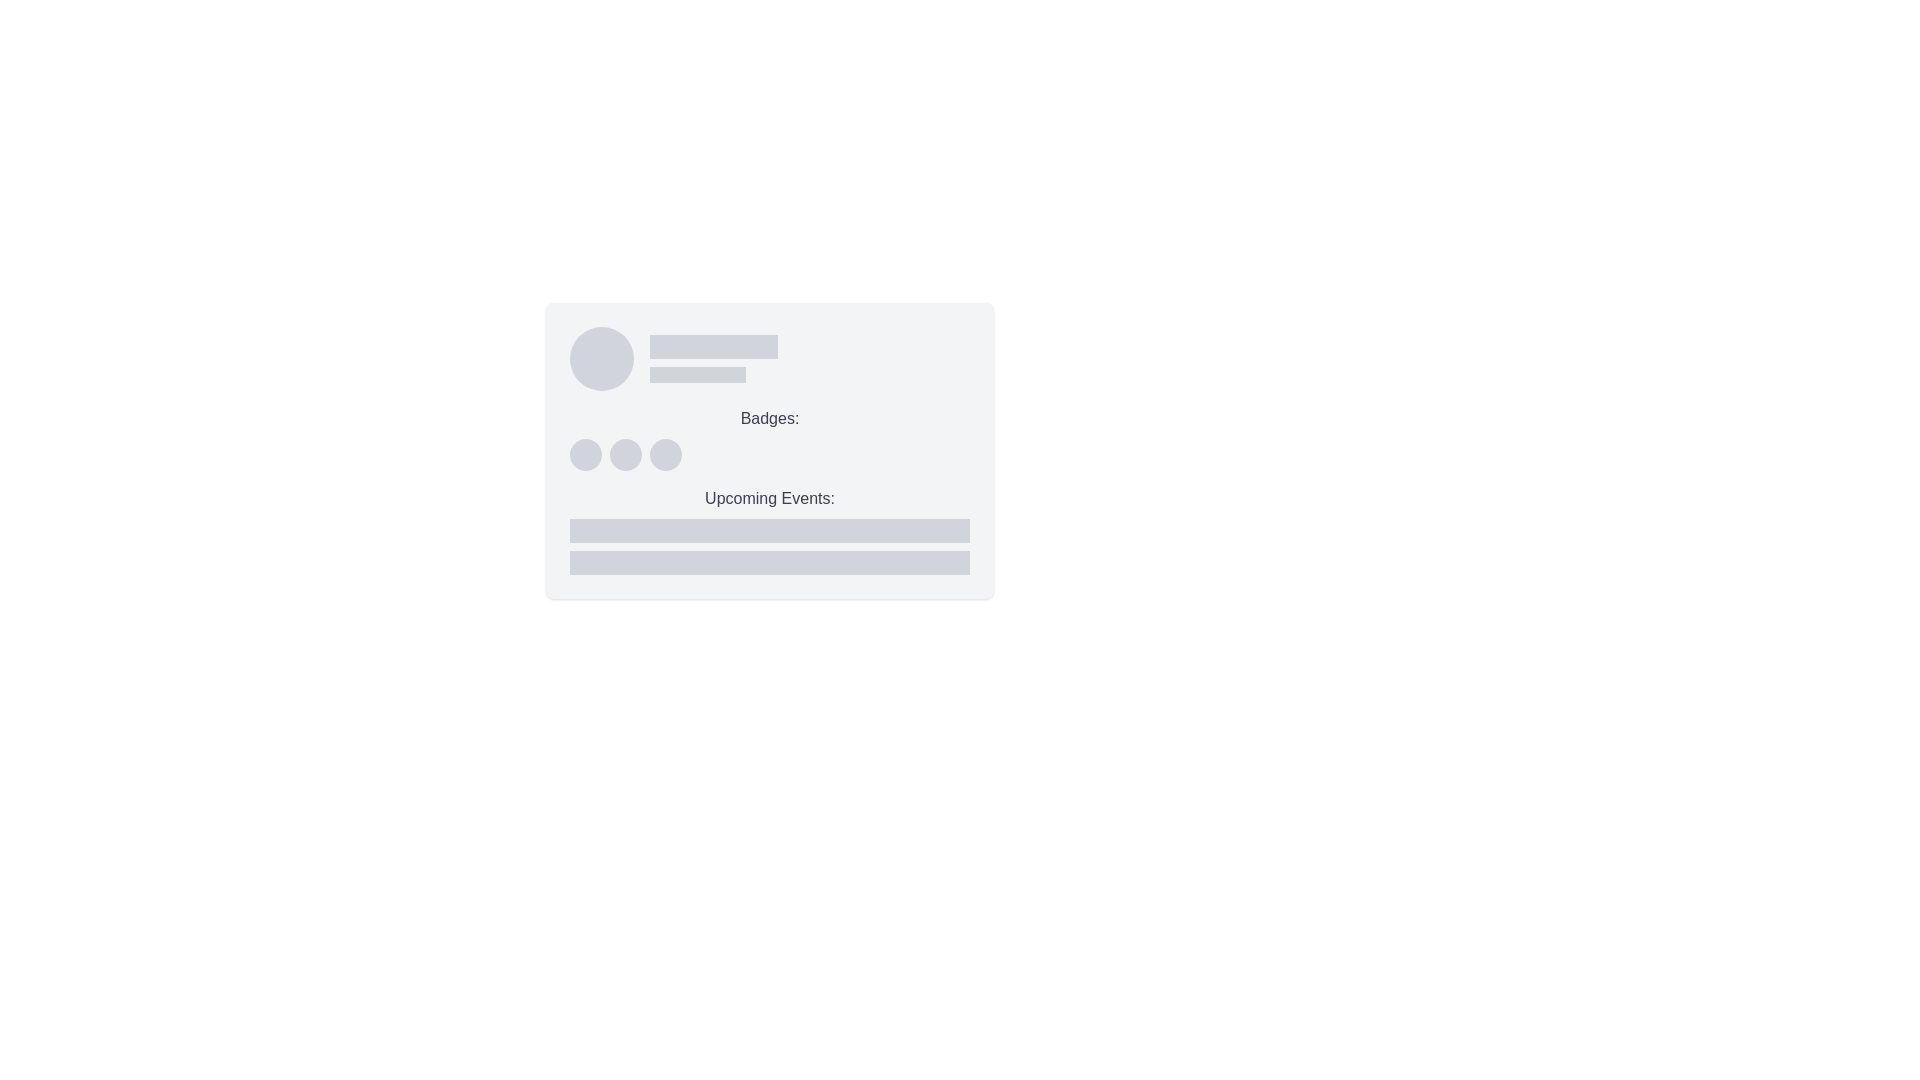 This screenshot has height=1080, width=1920. Describe the element at coordinates (768, 547) in the screenshot. I see `the grouping of non-interactive visual indicators located in the 'Upcoming Events:' section, positioned immediately below the label 'Upcoming Events:'` at that location.